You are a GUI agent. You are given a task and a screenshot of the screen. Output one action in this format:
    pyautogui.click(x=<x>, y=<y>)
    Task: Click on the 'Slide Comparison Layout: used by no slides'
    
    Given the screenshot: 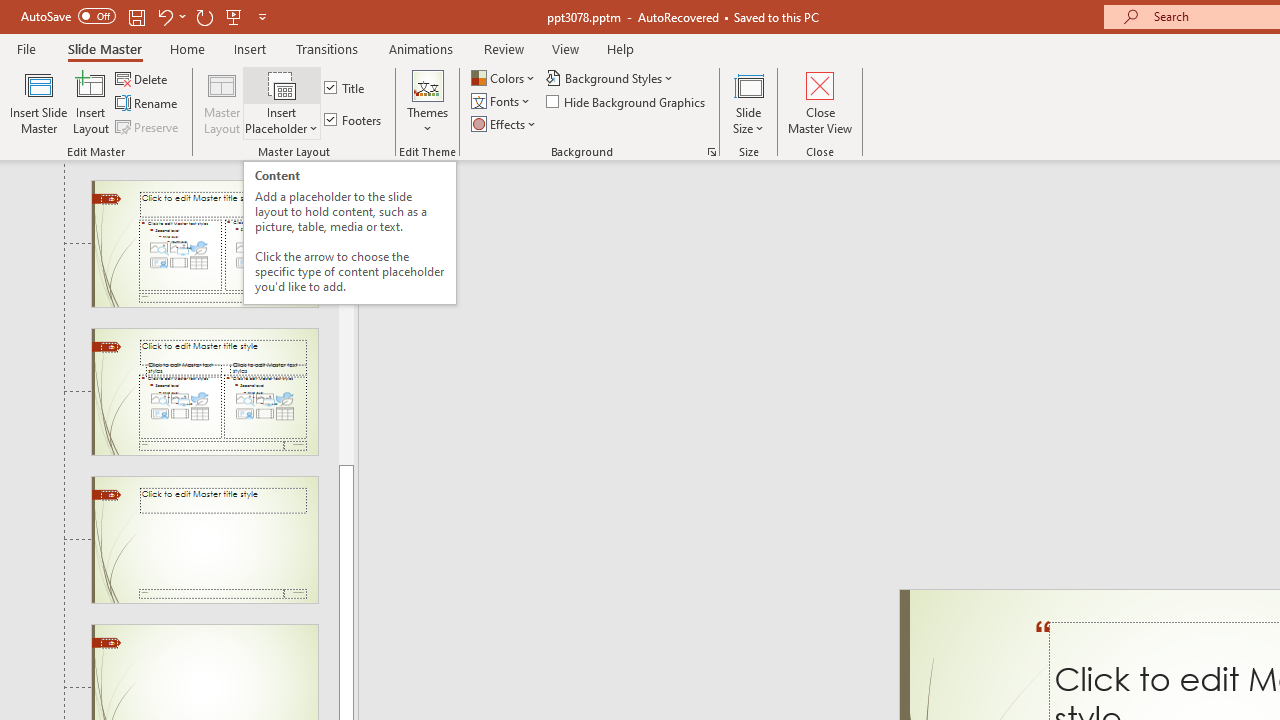 What is the action you would take?
    pyautogui.click(x=204, y=392)
    